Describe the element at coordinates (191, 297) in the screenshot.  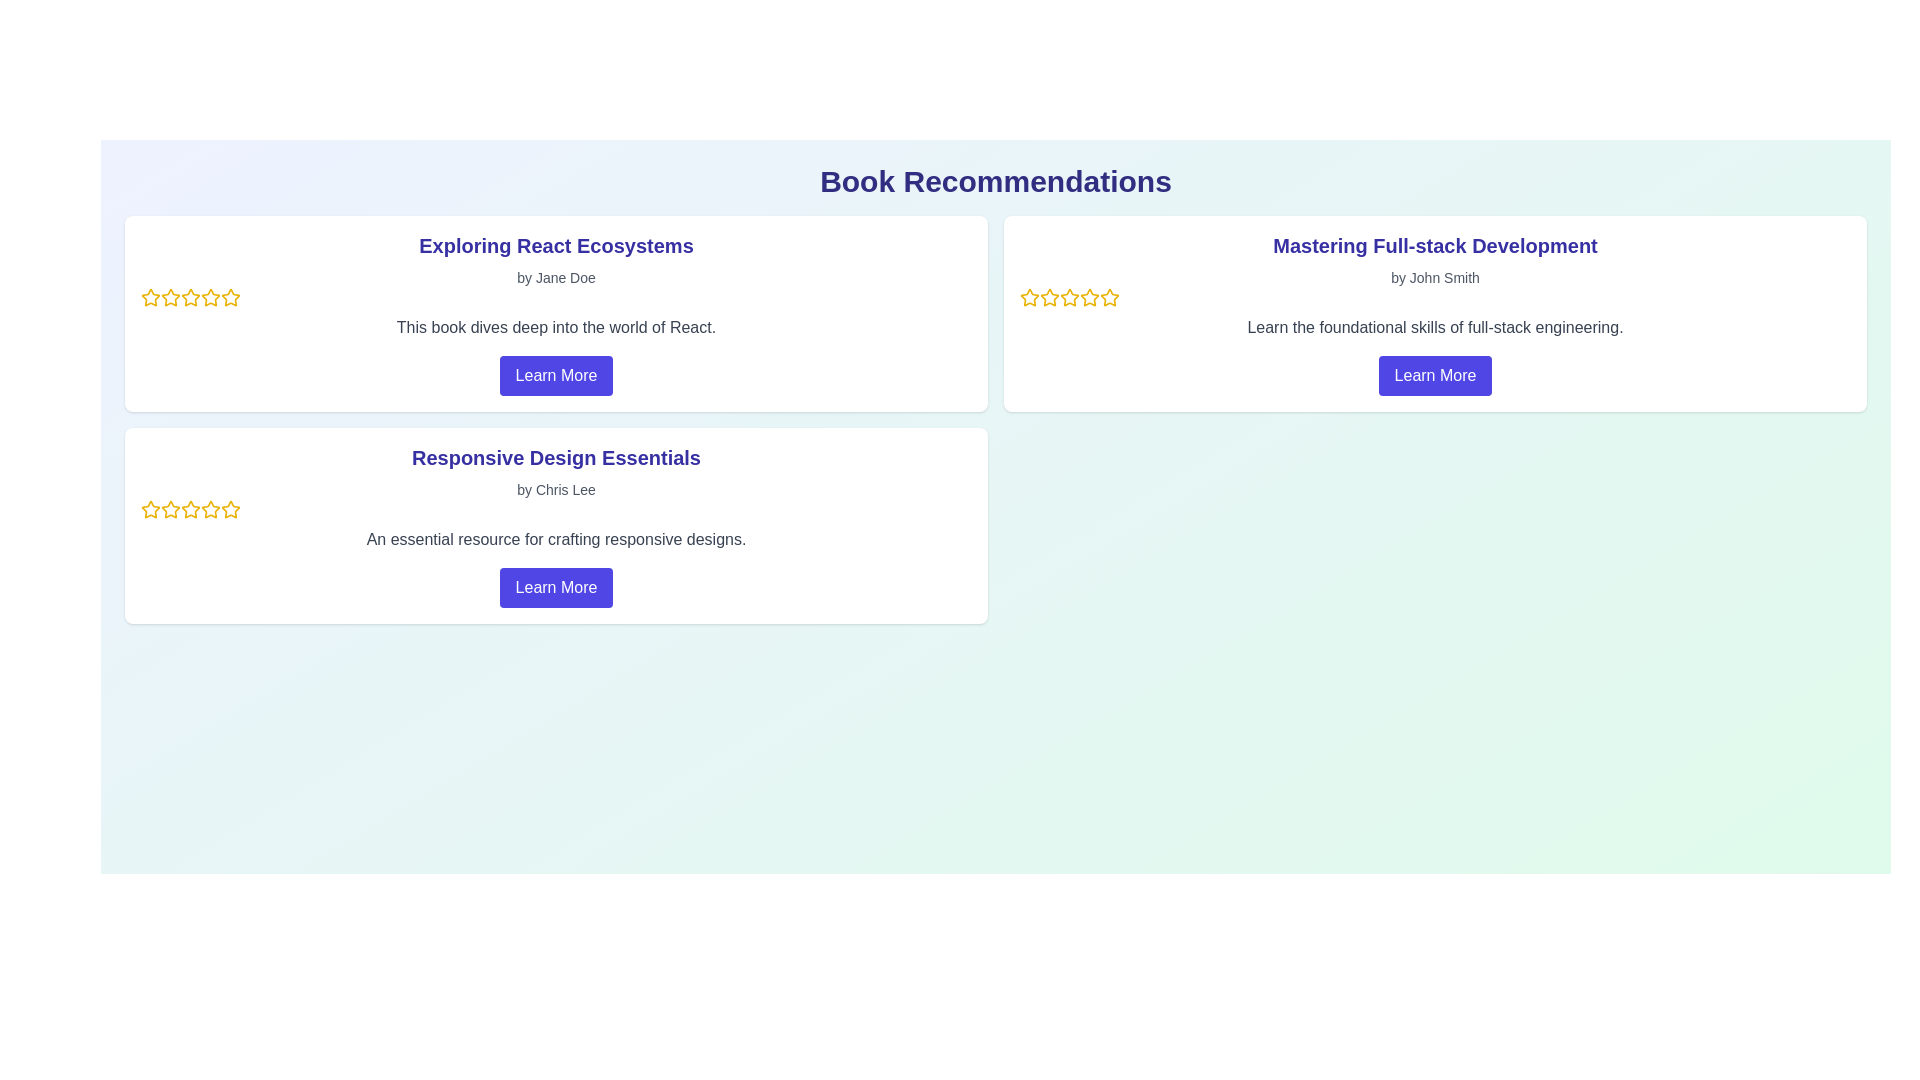
I see `the second star in the rating system under the 'Exploring React Ecosystems' section` at that location.